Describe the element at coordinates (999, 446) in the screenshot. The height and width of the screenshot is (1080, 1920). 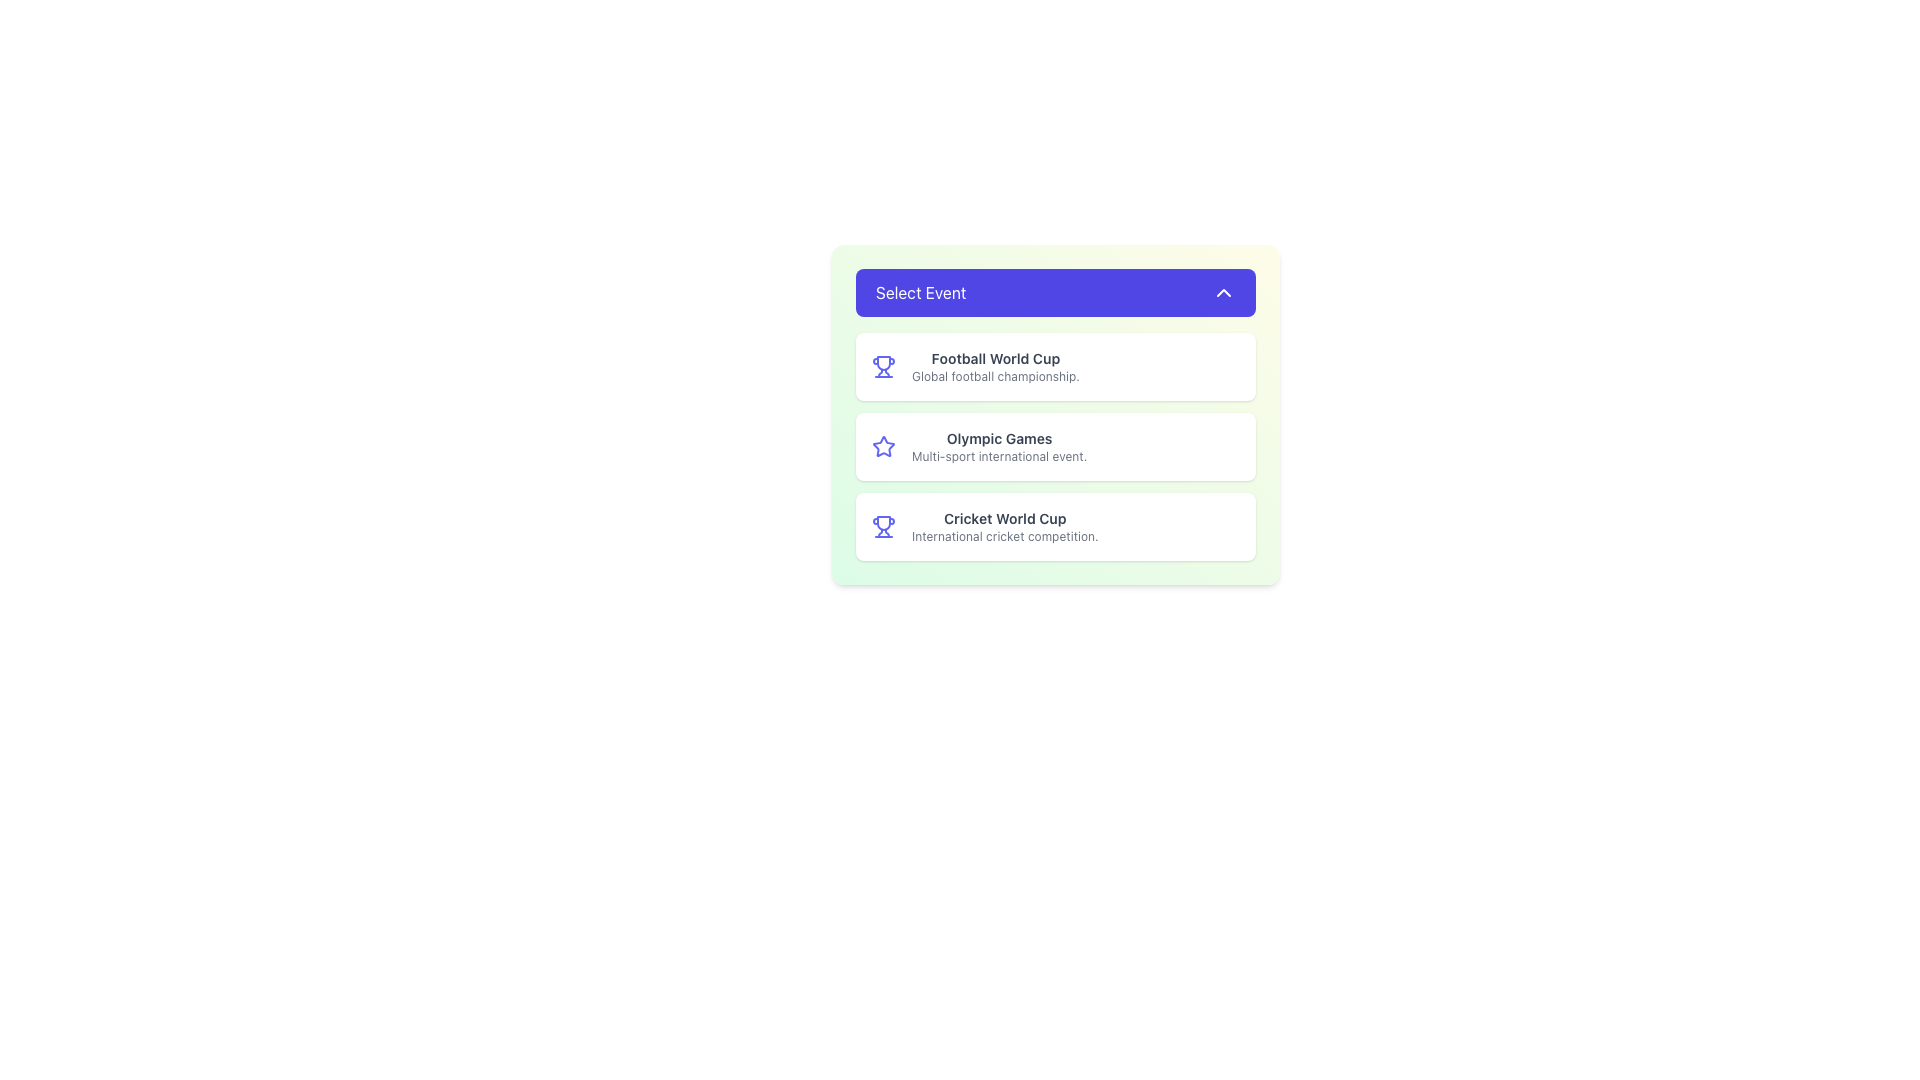
I see `the text display for the 'Olympic Games' event, which is centrally located between the 'Football World Cup' and 'Cricket World Cup' entries in the list` at that location.